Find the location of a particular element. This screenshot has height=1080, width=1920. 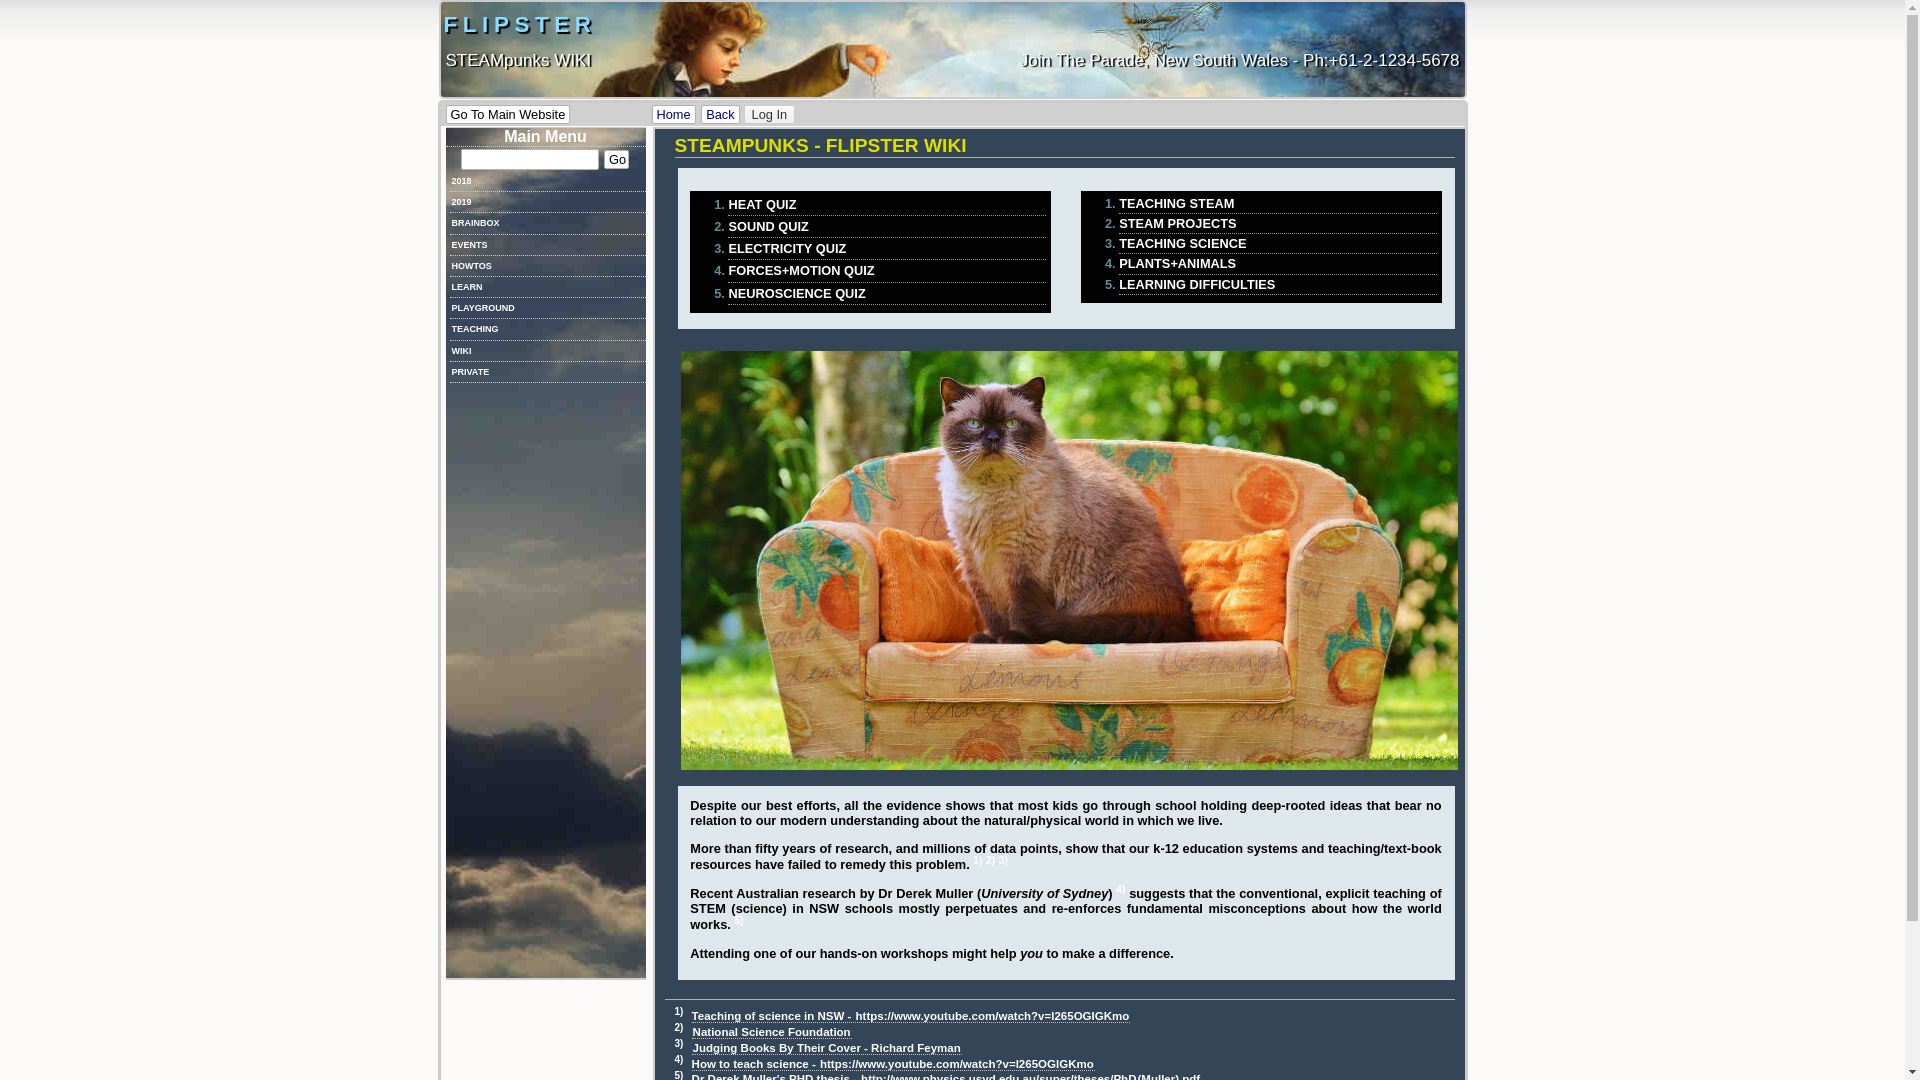

'[F]' is located at coordinates (528, 158).